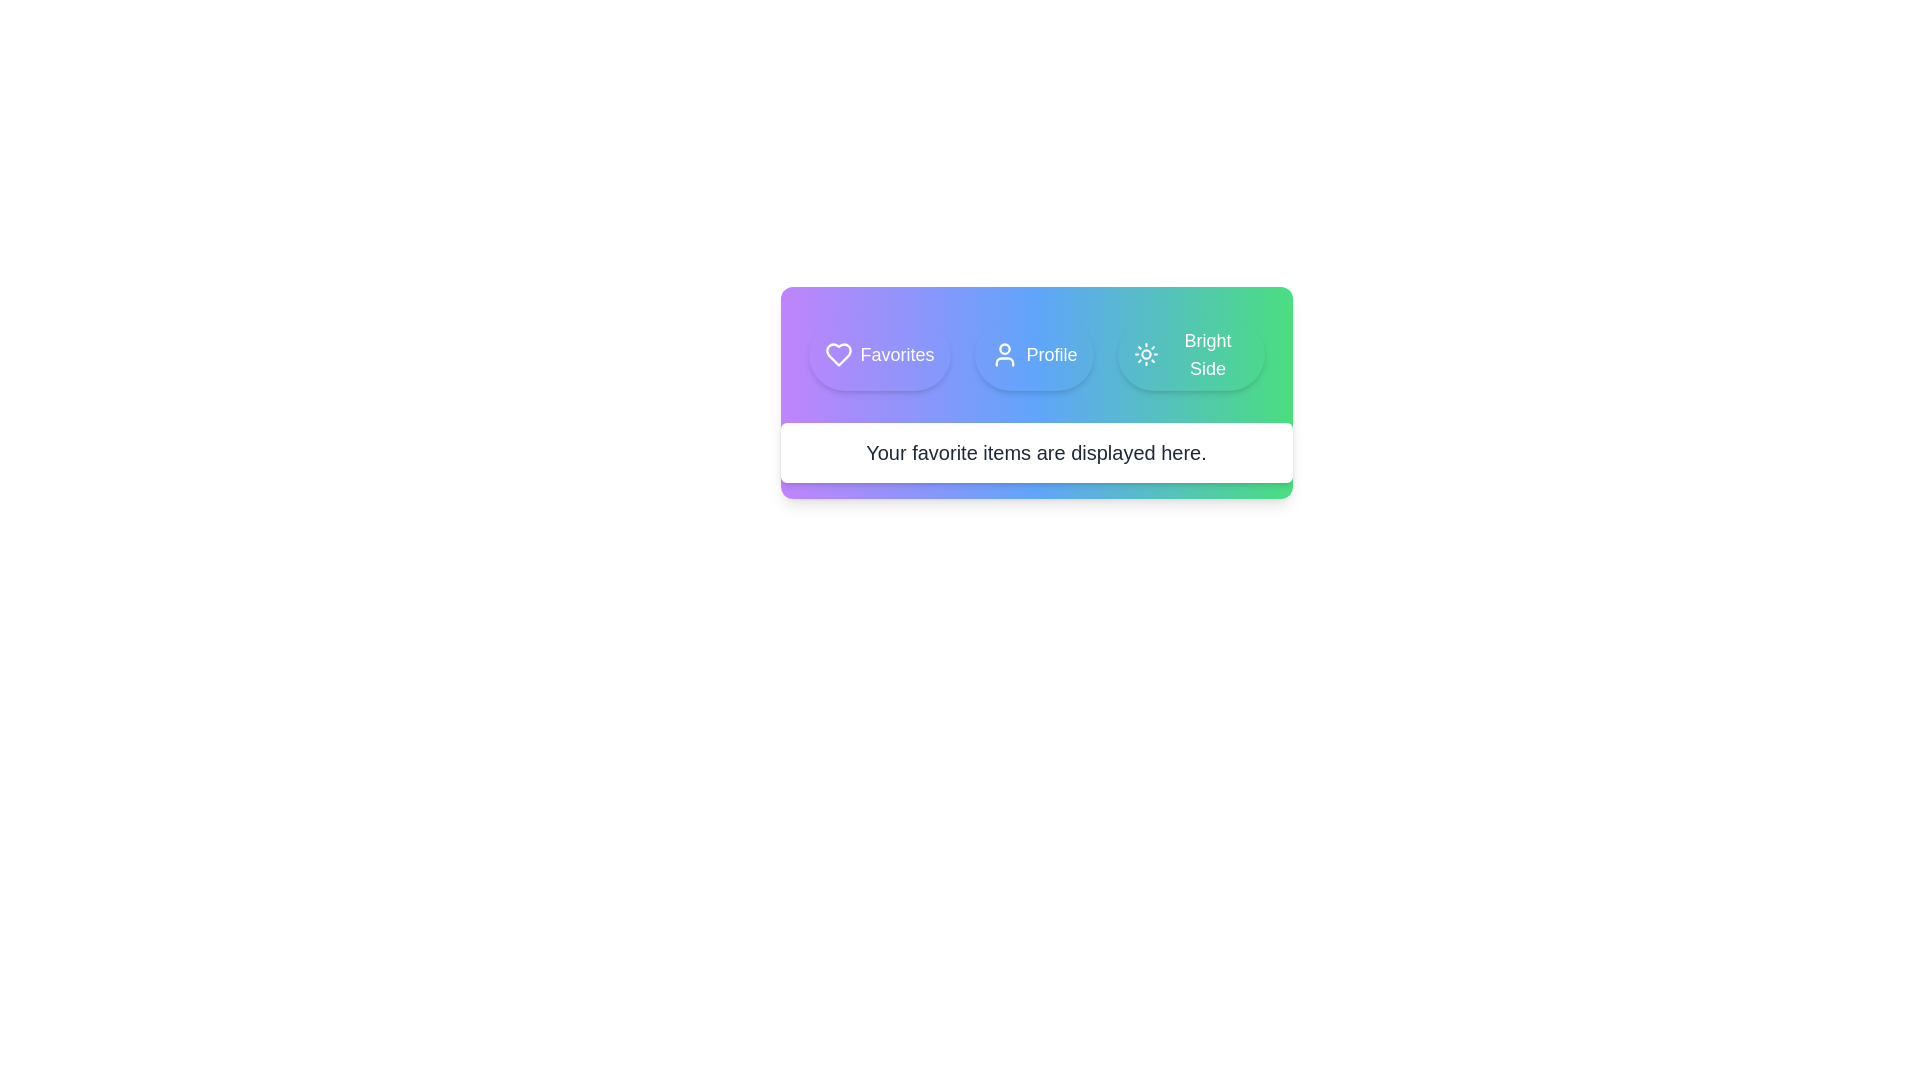  I want to click on the Profile tab to observe its hover effect, so click(1034, 353).